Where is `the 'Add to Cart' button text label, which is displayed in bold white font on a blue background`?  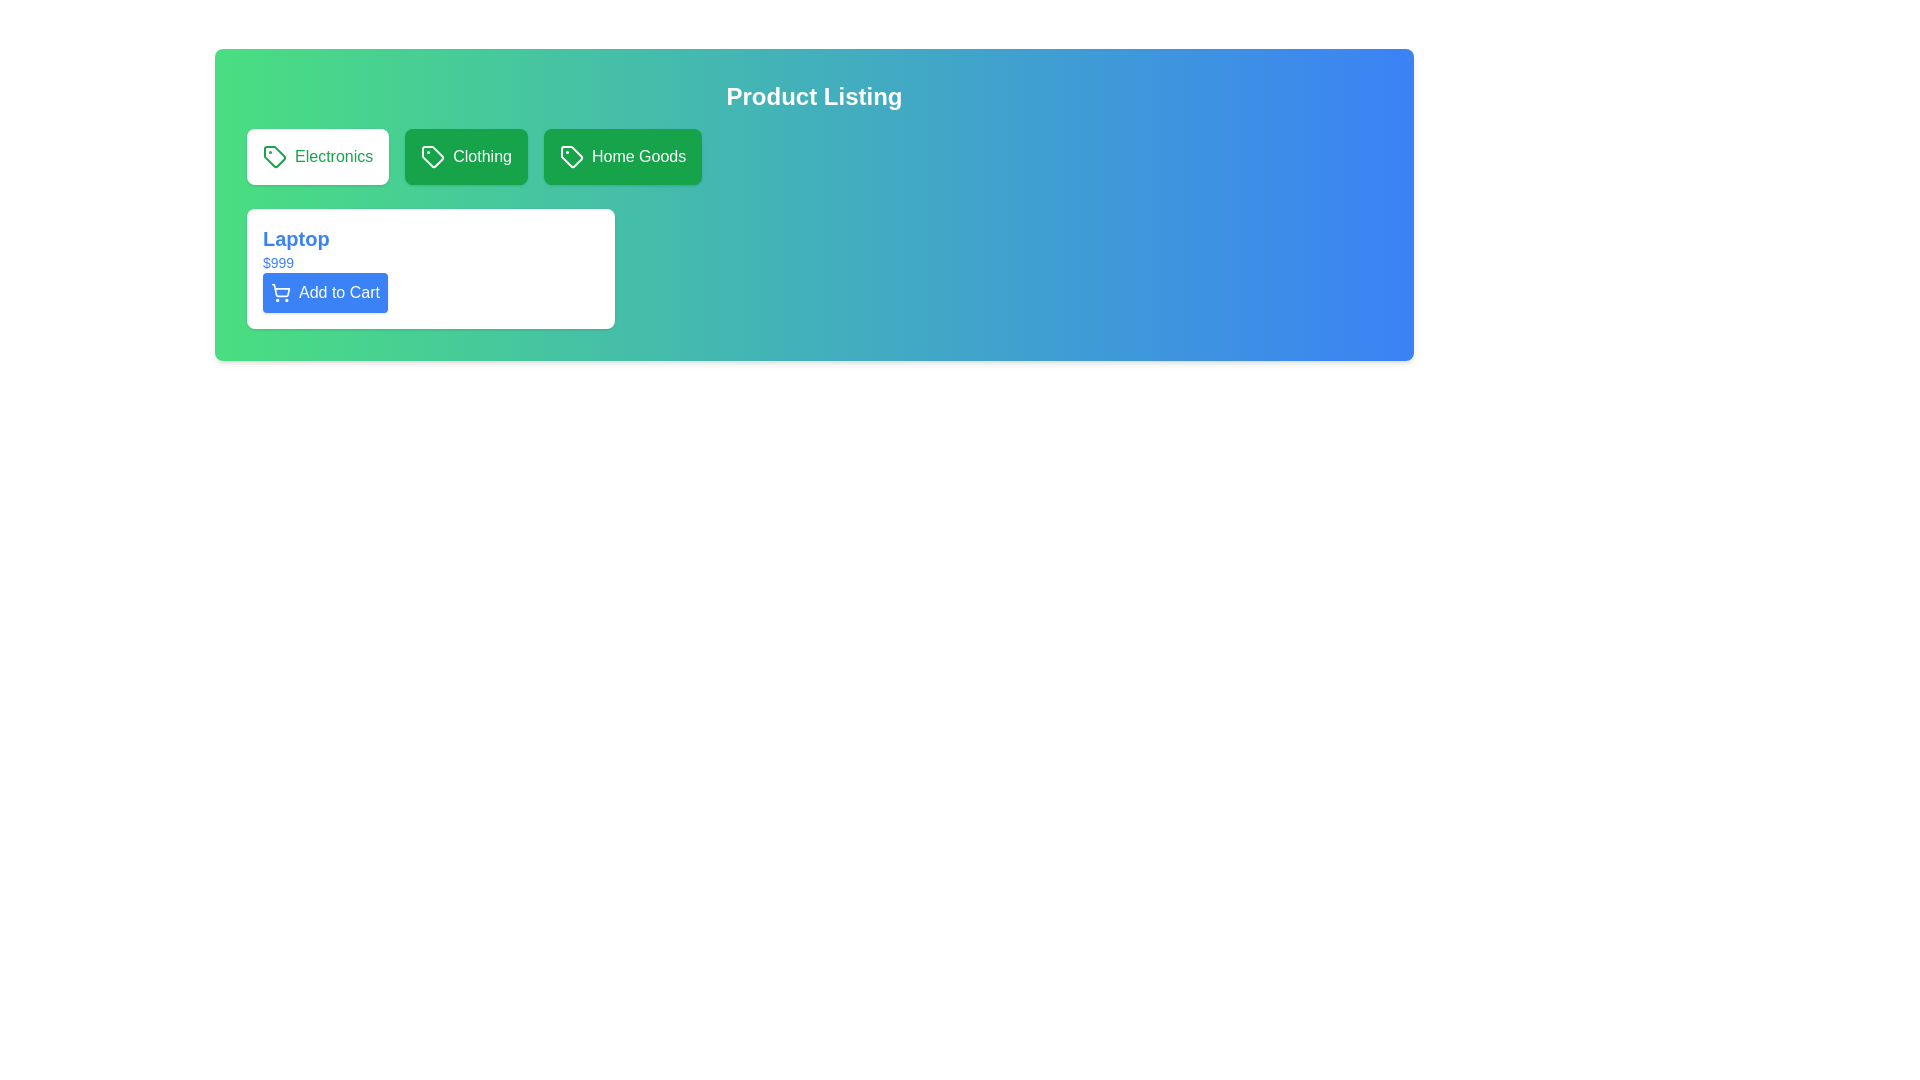
the 'Add to Cart' button text label, which is displayed in bold white font on a blue background is located at coordinates (339, 293).